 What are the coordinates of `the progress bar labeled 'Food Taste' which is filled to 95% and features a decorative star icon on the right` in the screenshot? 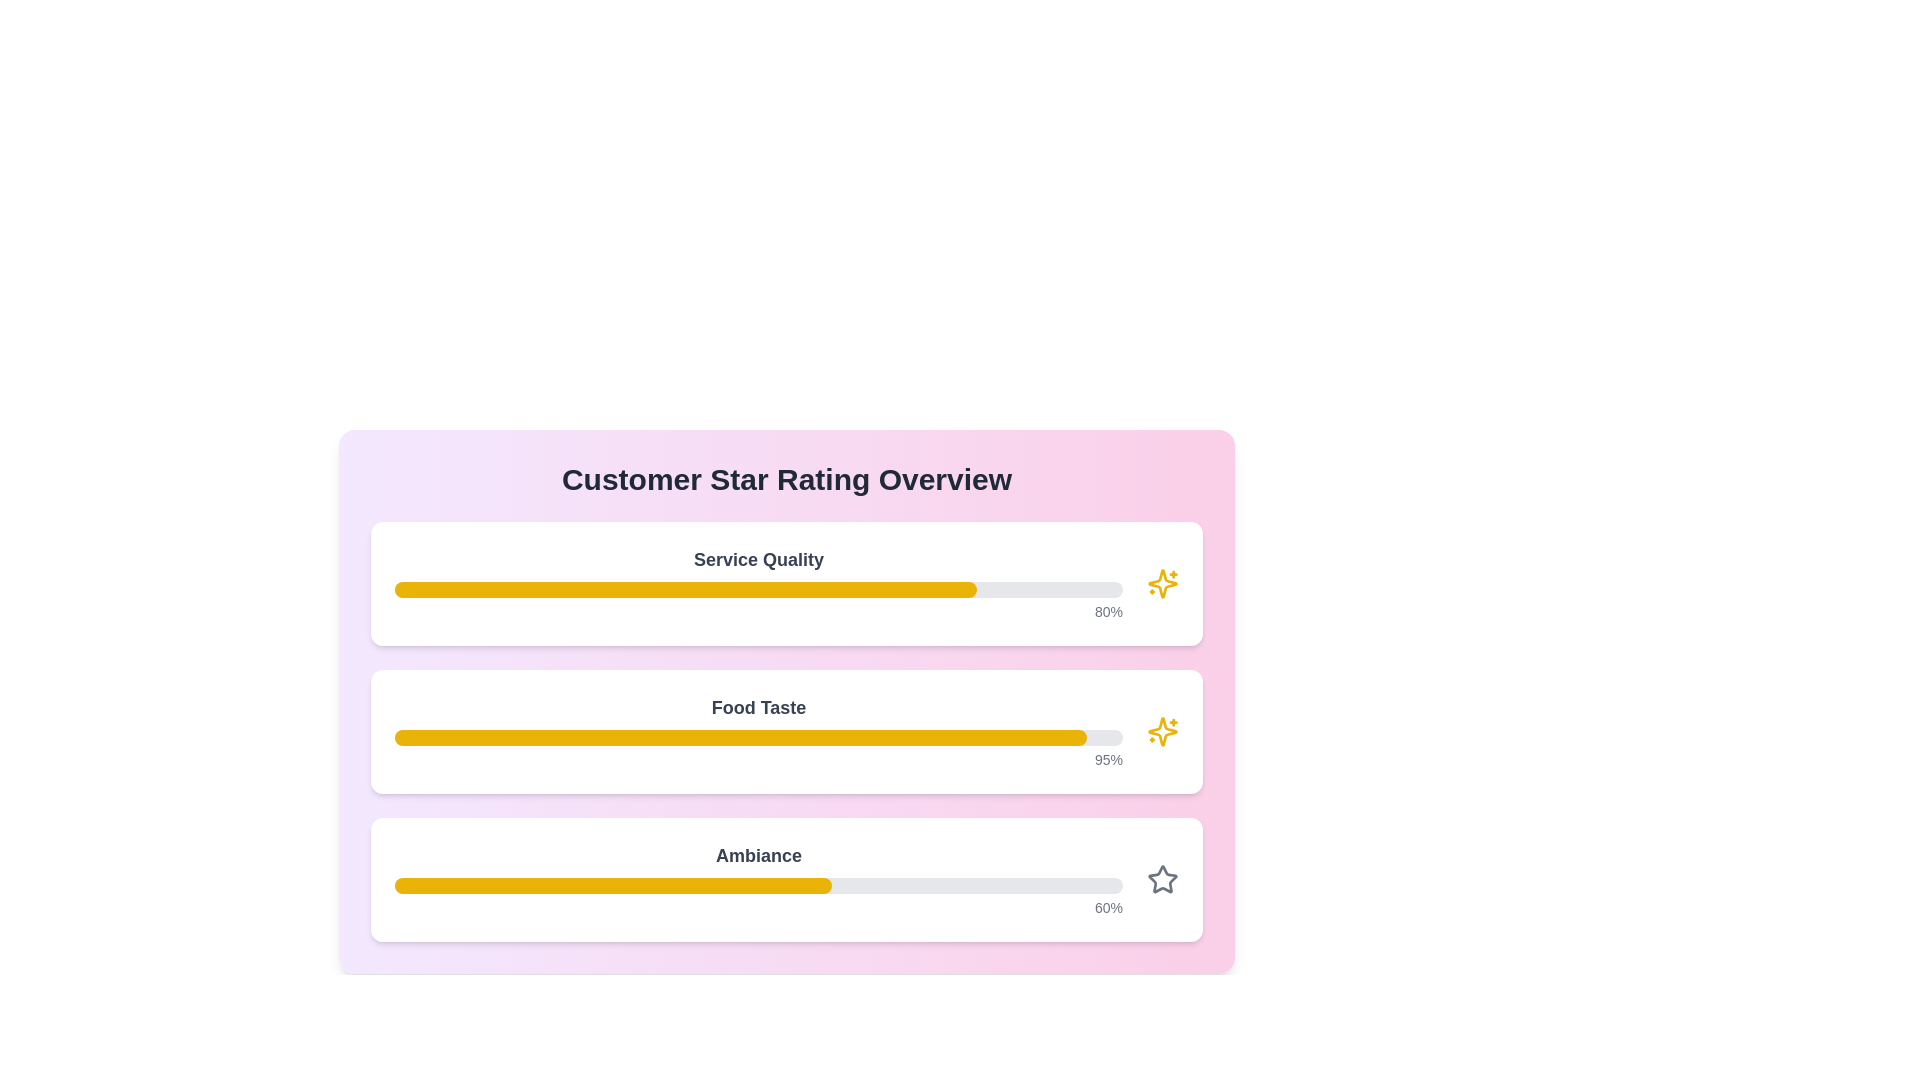 It's located at (786, 732).